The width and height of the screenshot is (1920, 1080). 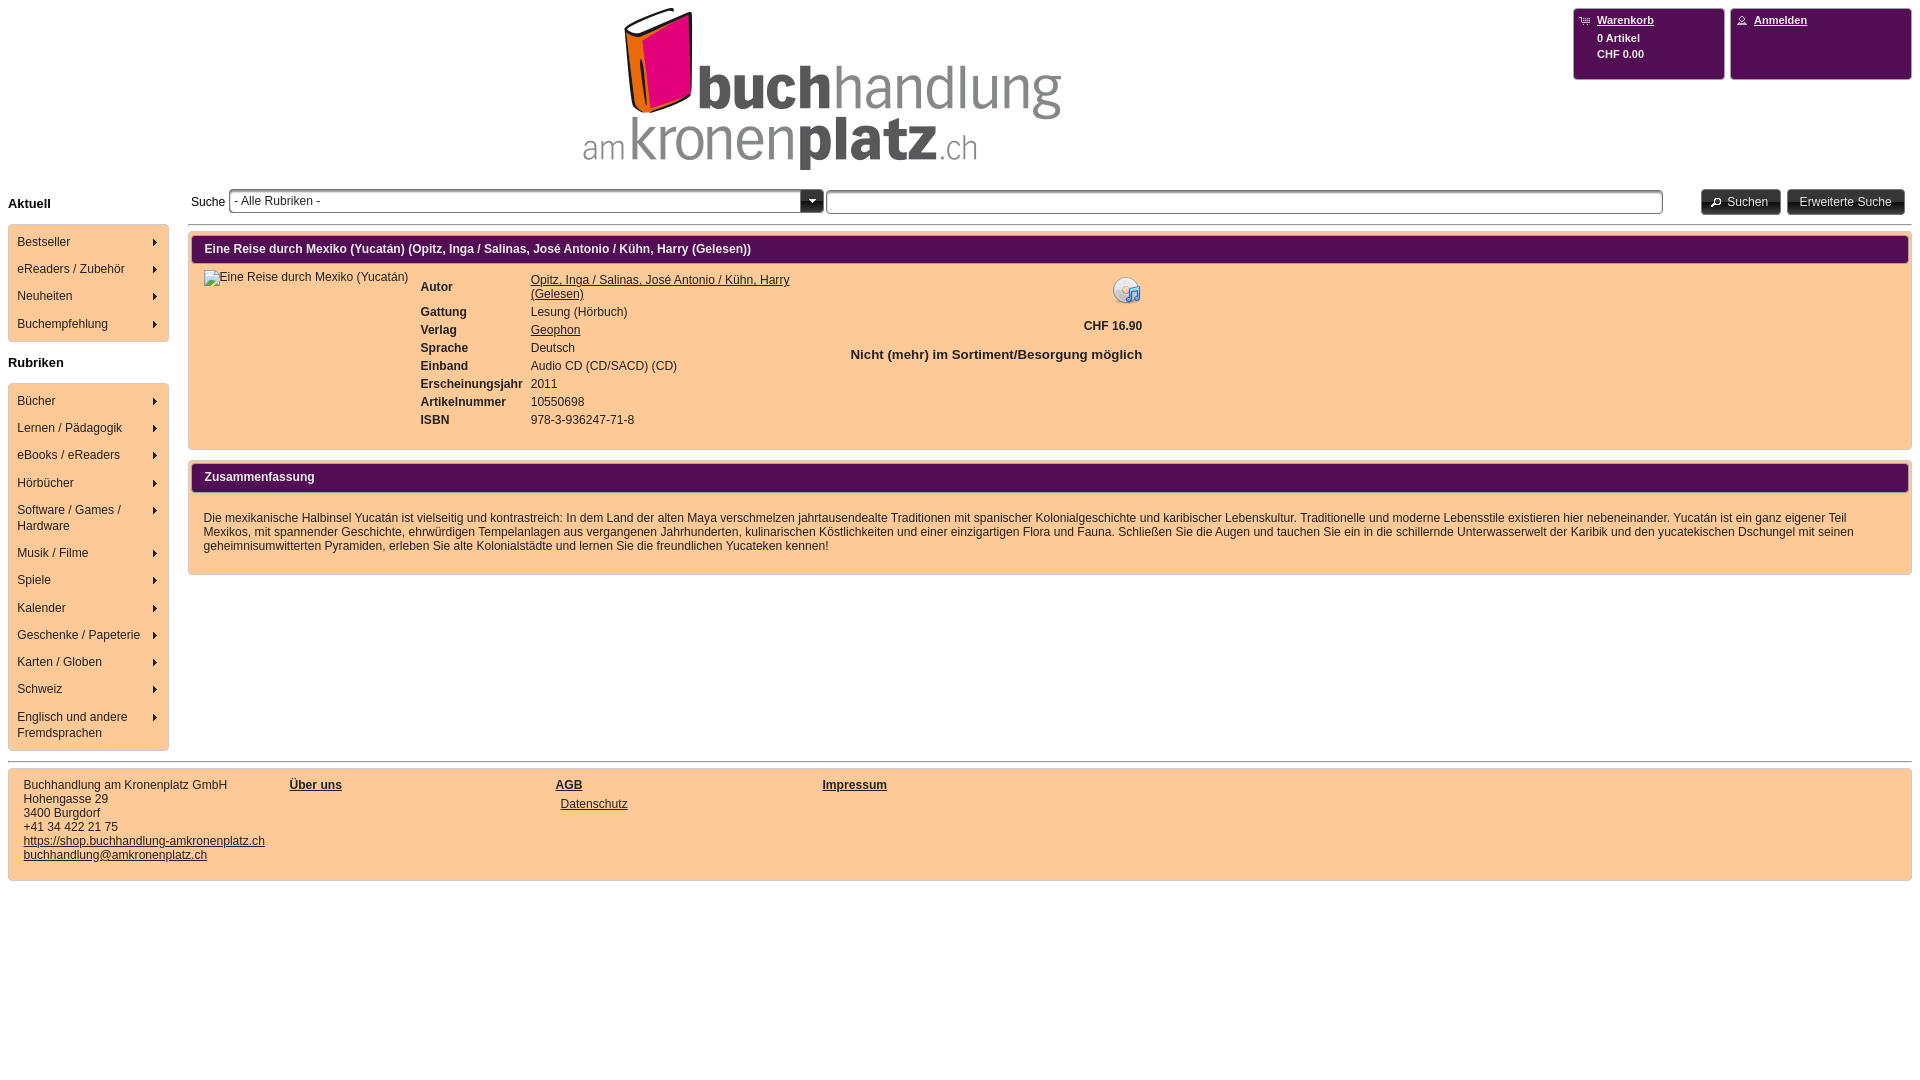 What do you see at coordinates (1649, 35) in the screenshot?
I see `'Warenkorb` at bounding box center [1649, 35].